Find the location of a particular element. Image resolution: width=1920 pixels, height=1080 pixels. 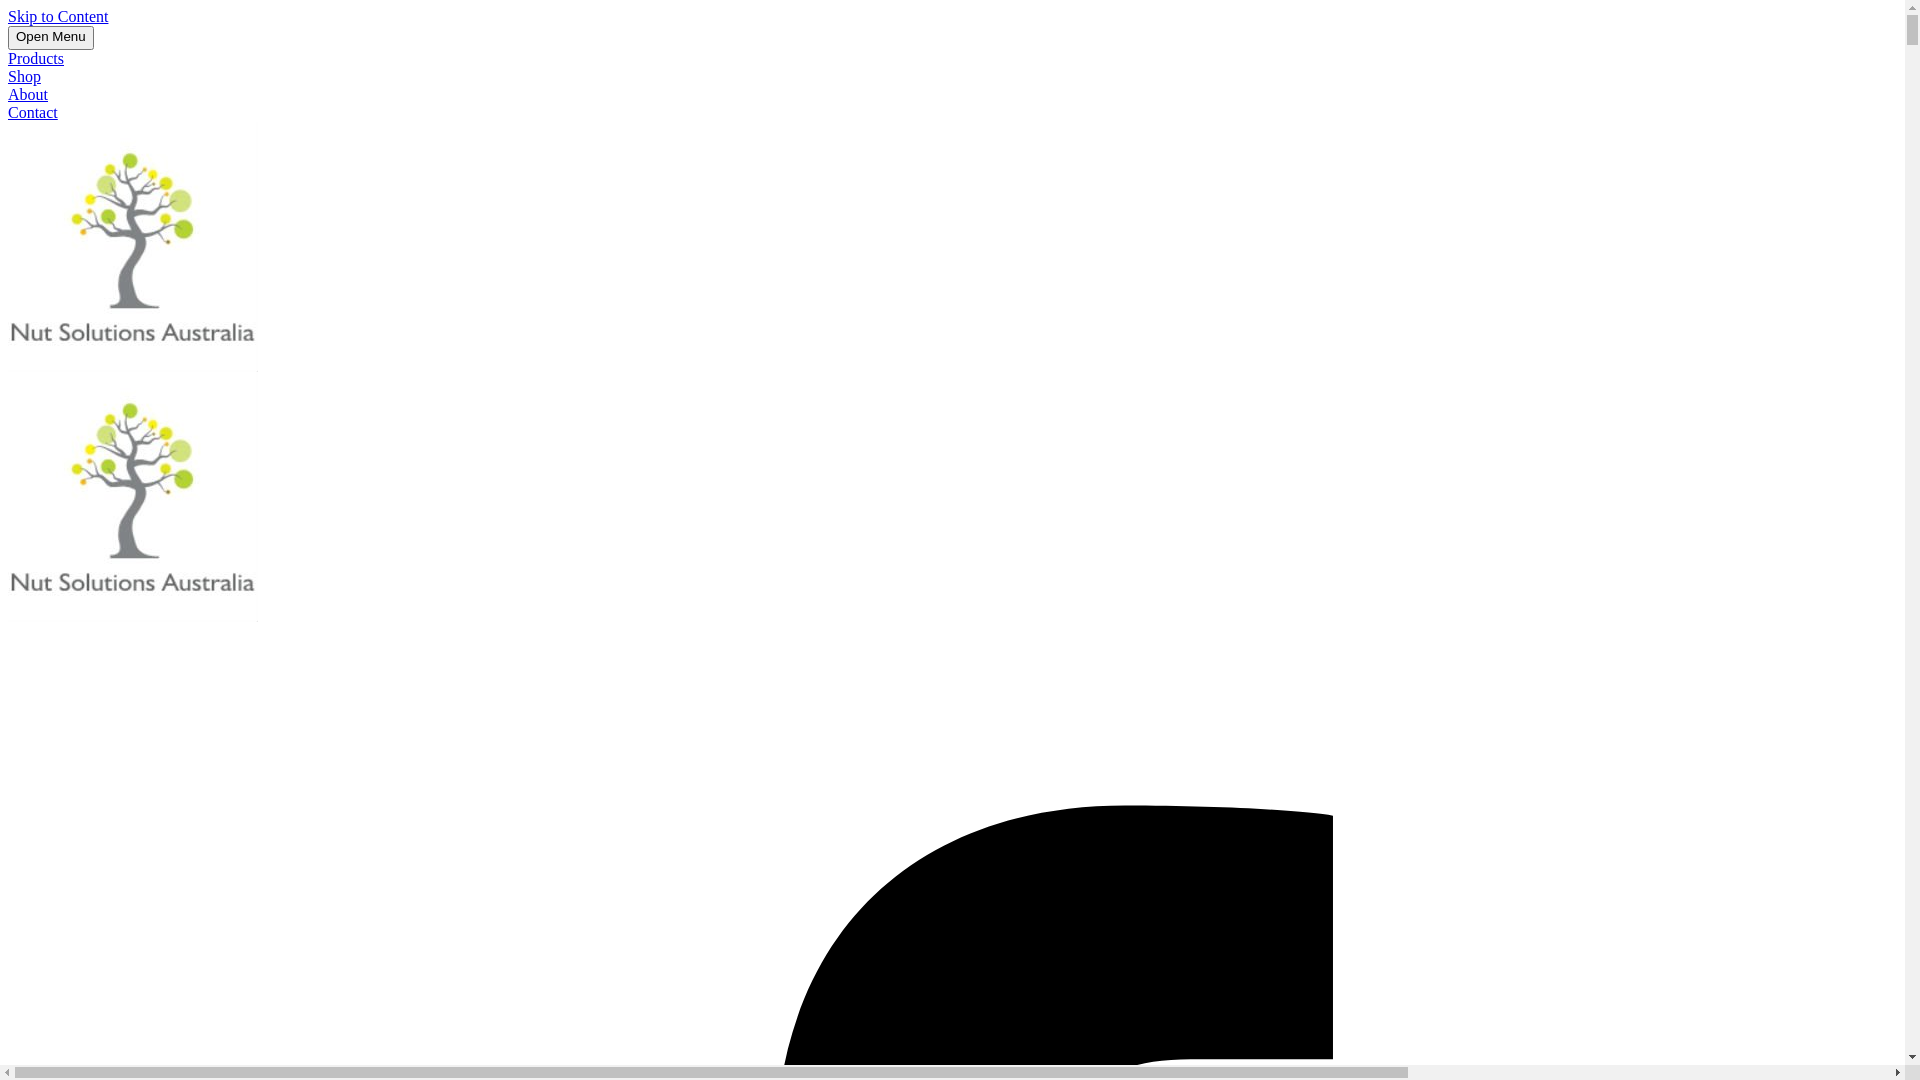

'Open Menu' is located at coordinates (51, 38).